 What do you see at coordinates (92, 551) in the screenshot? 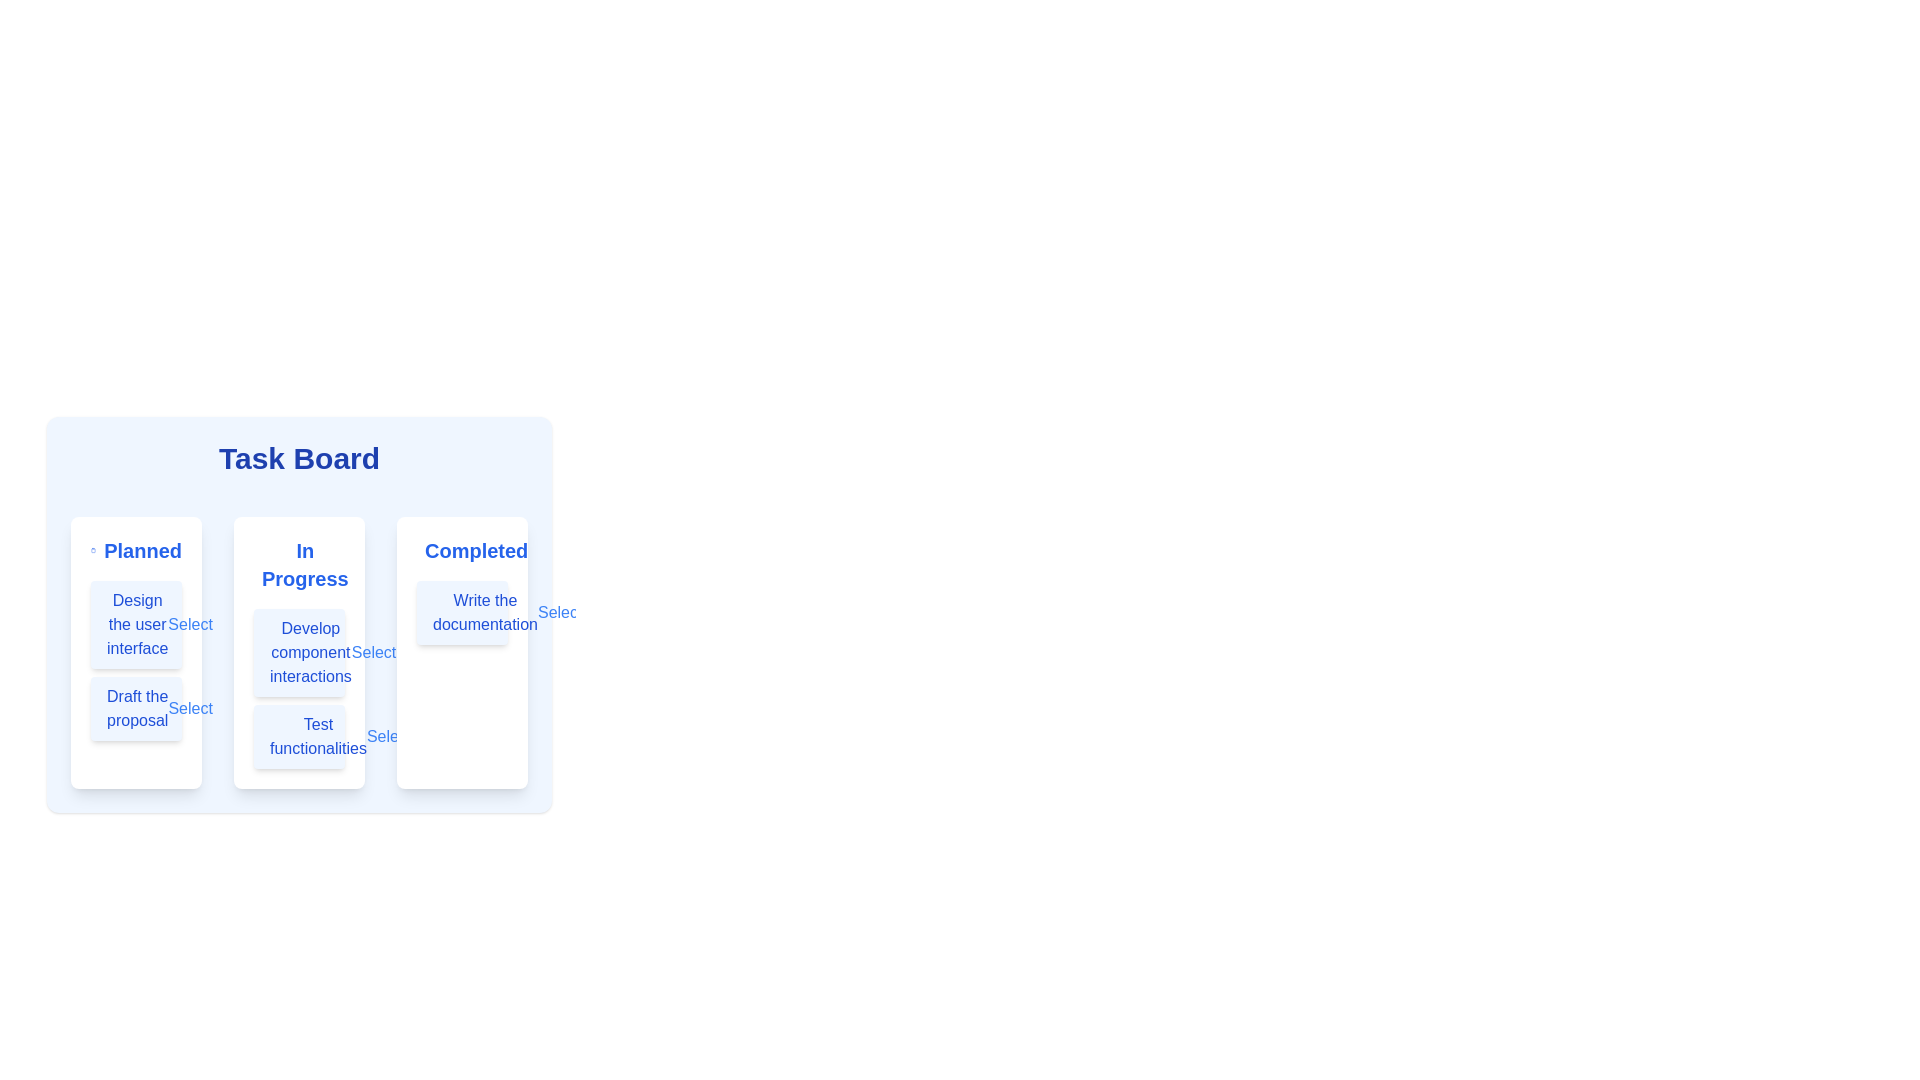
I see `the clipboard icon located to the left of the text 'Planned' in the header section of the card layout` at bounding box center [92, 551].